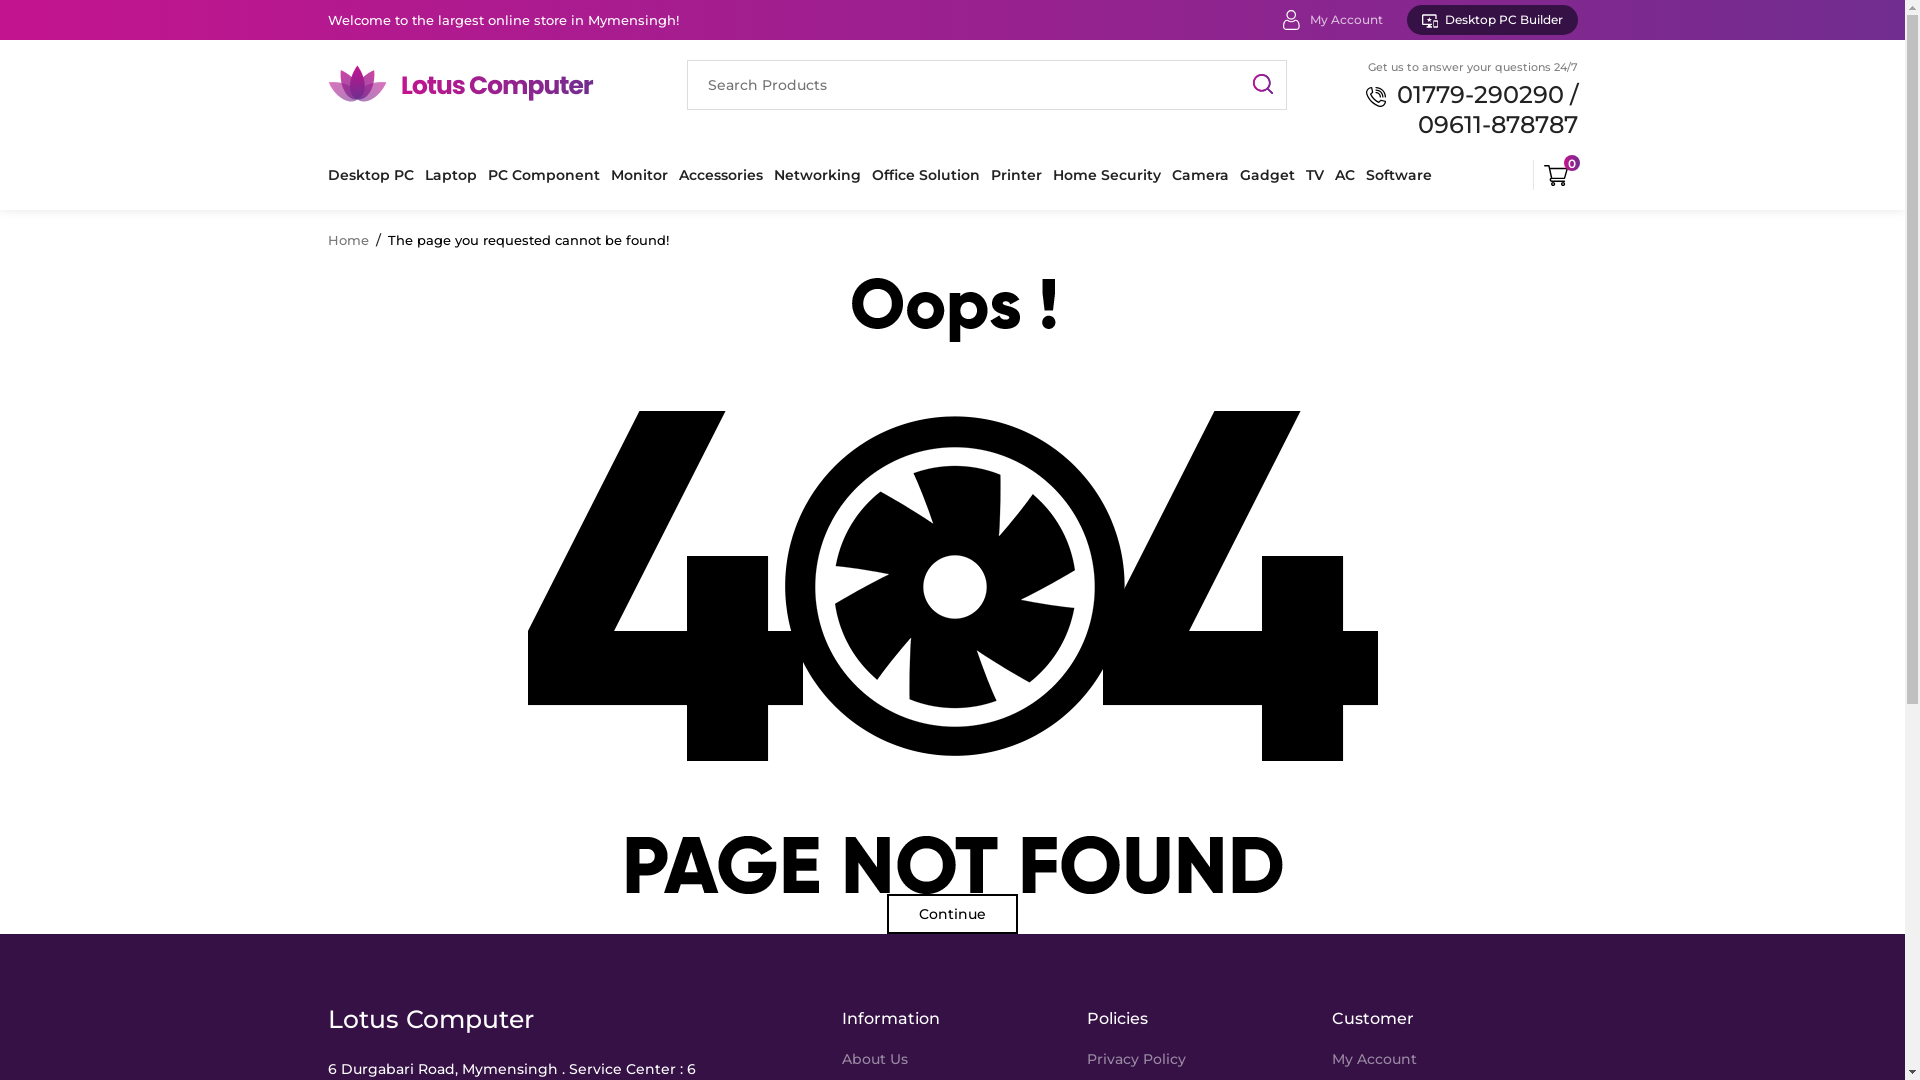 This screenshot has width=1920, height=1080. What do you see at coordinates (1334, 173) in the screenshot?
I see `'AC'` at bounding box center [1334, 173].